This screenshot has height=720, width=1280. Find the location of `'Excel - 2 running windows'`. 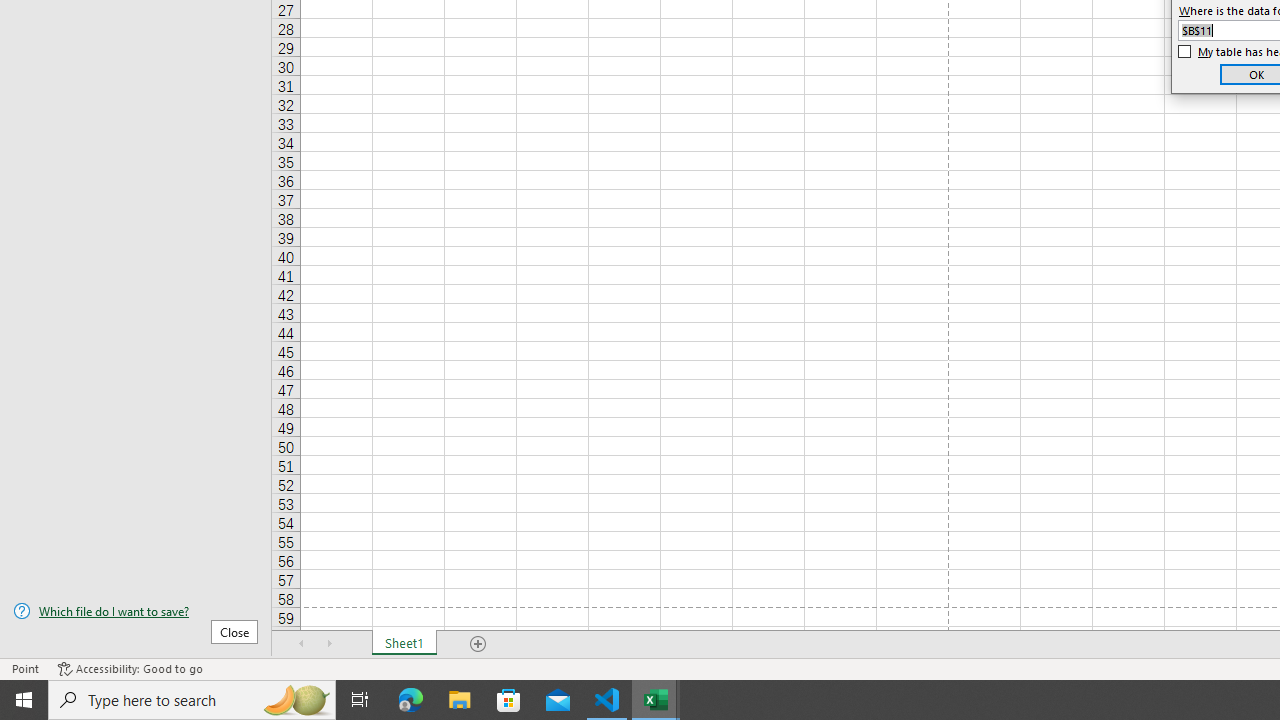

'Excel - 2 running windows' is located at coordinates (656, 698).